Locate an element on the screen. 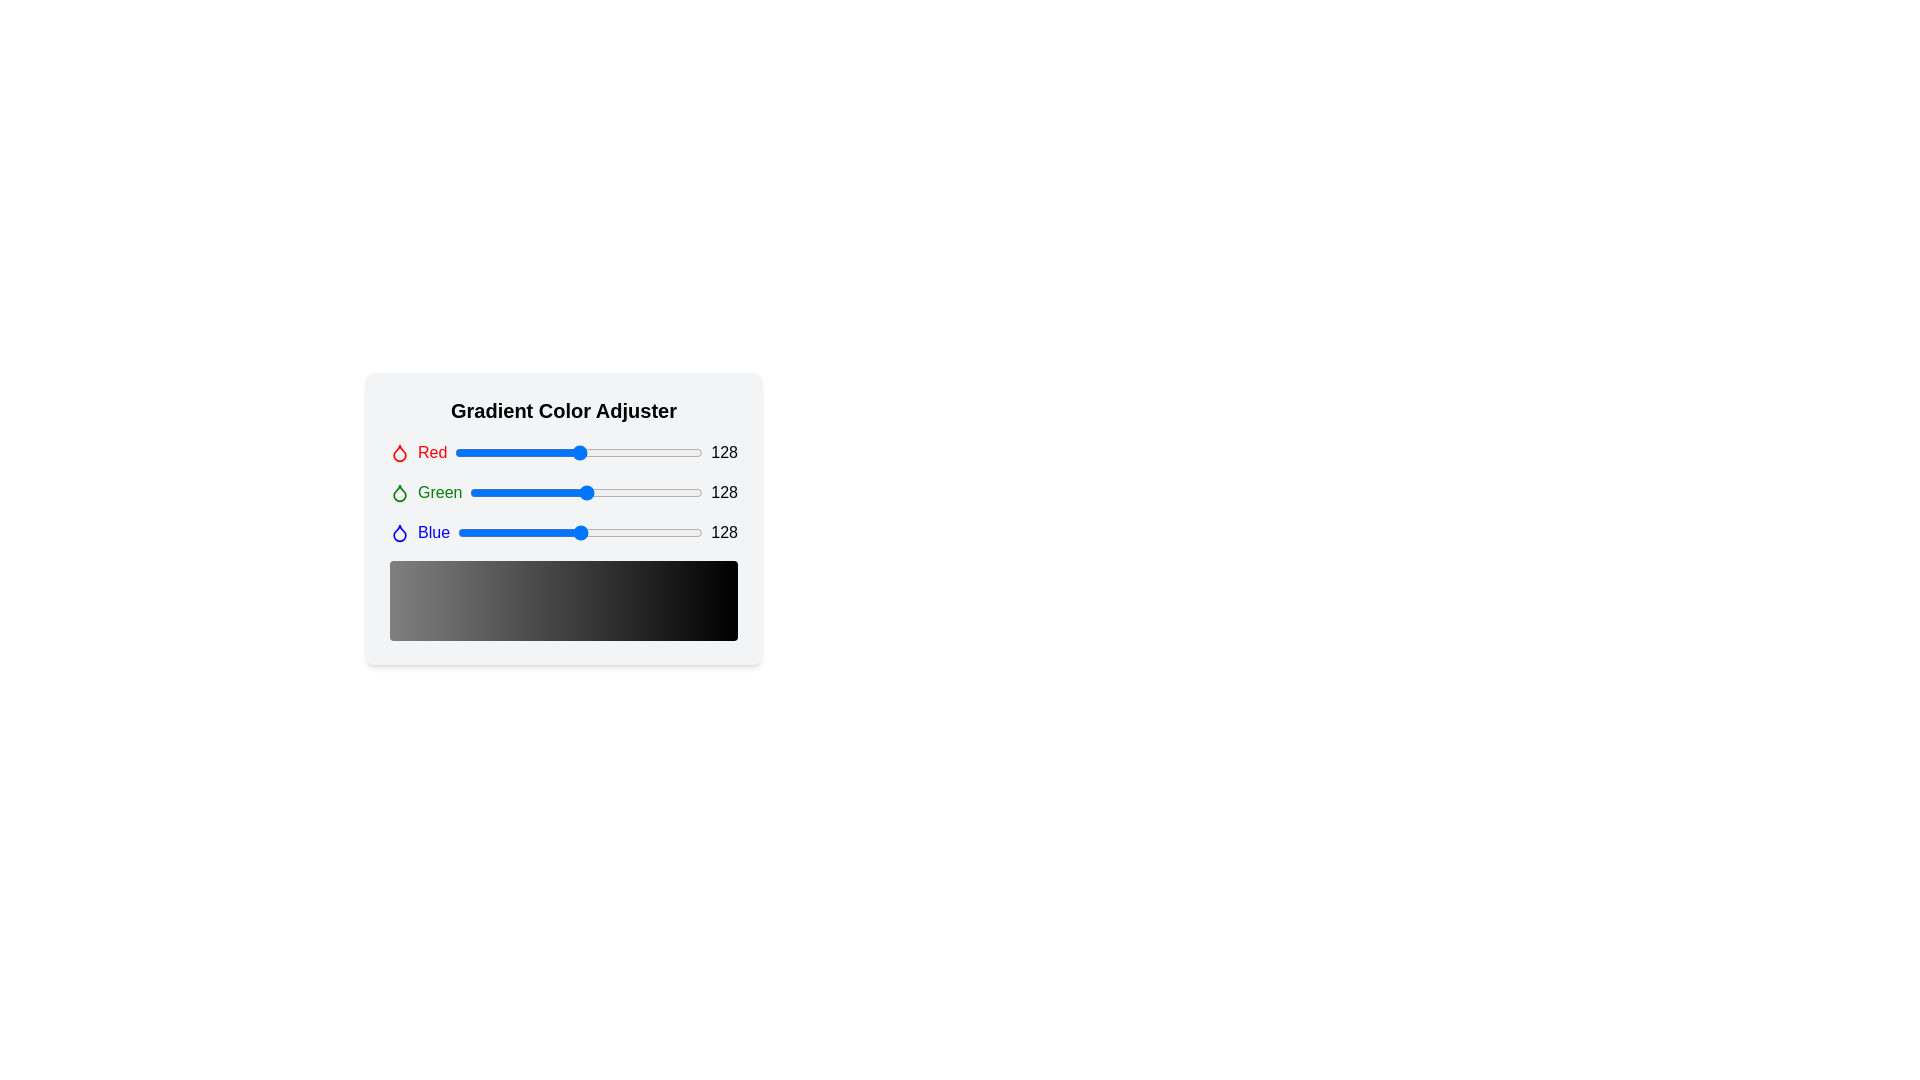  the red color slider to 77 is located at coordinates (530, 452).